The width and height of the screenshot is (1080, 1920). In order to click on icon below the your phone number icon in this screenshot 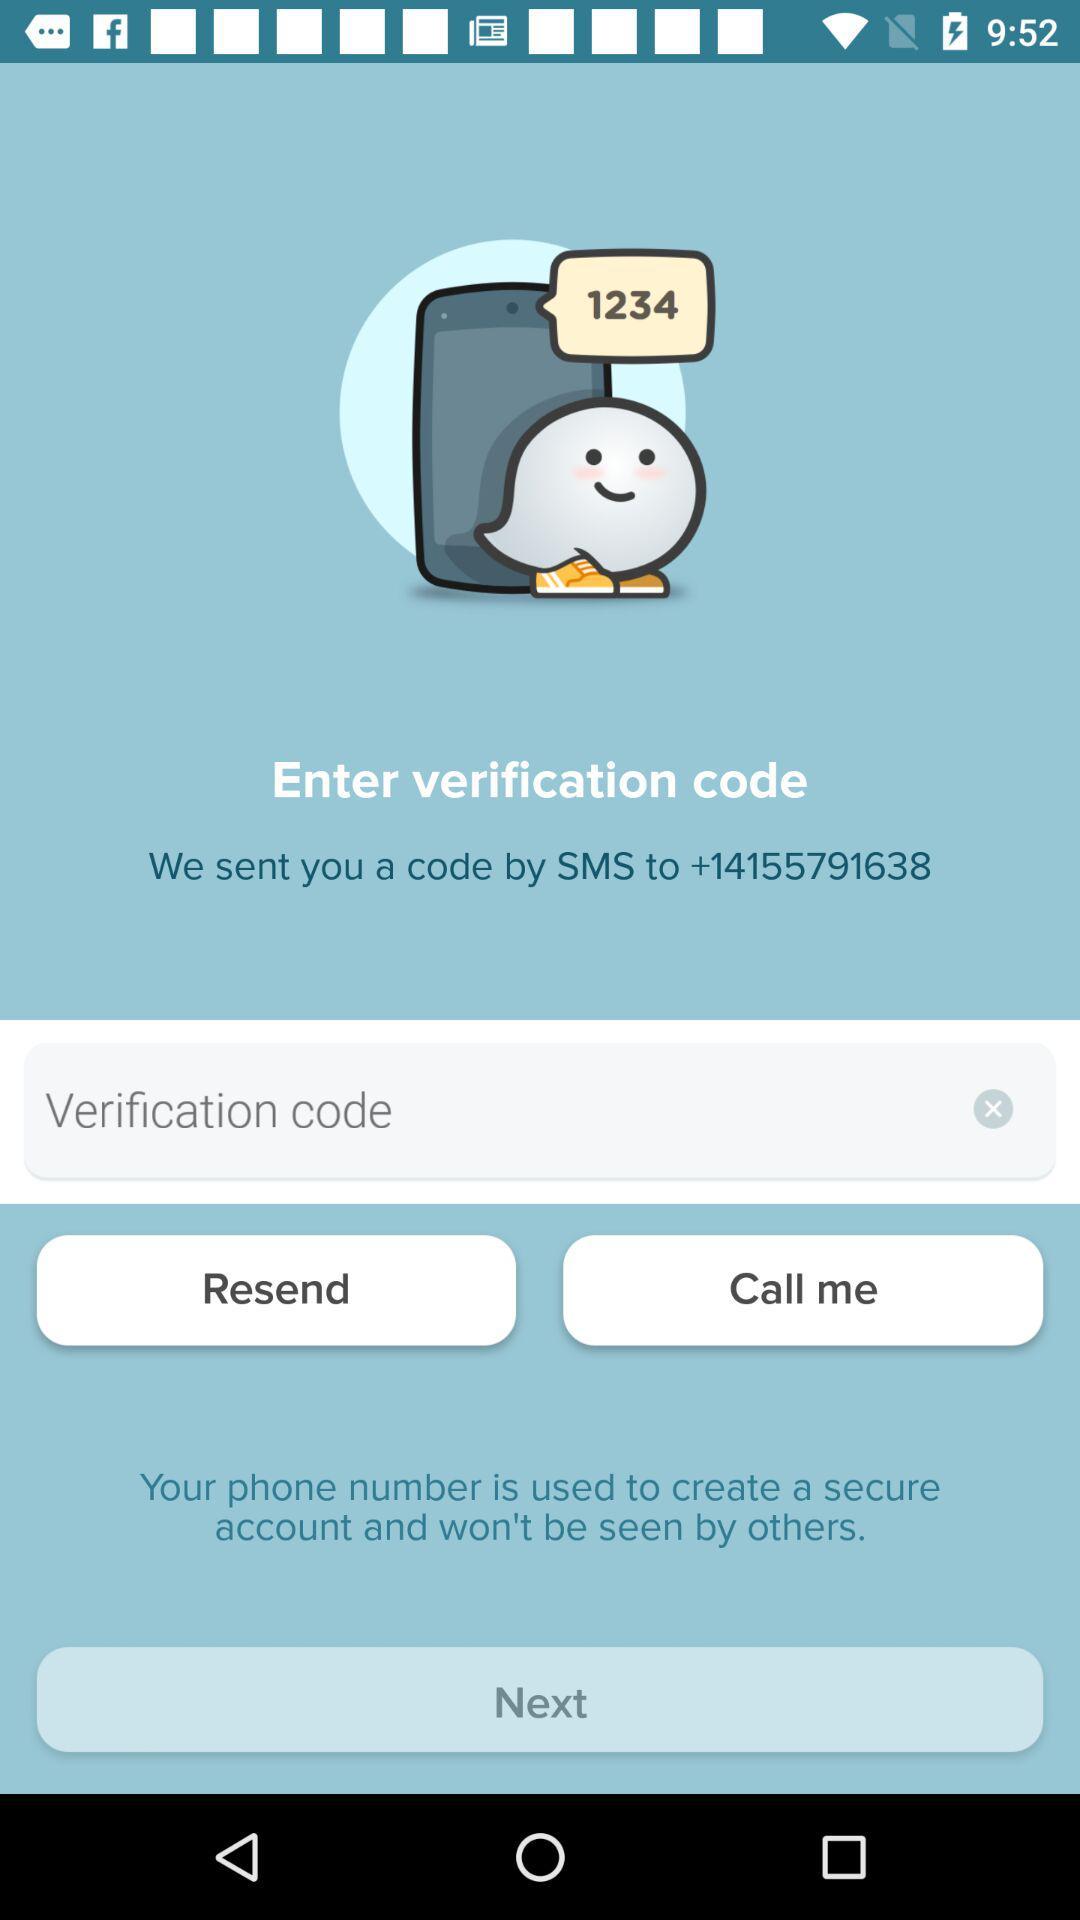, I will do `click(540, 1703)`.